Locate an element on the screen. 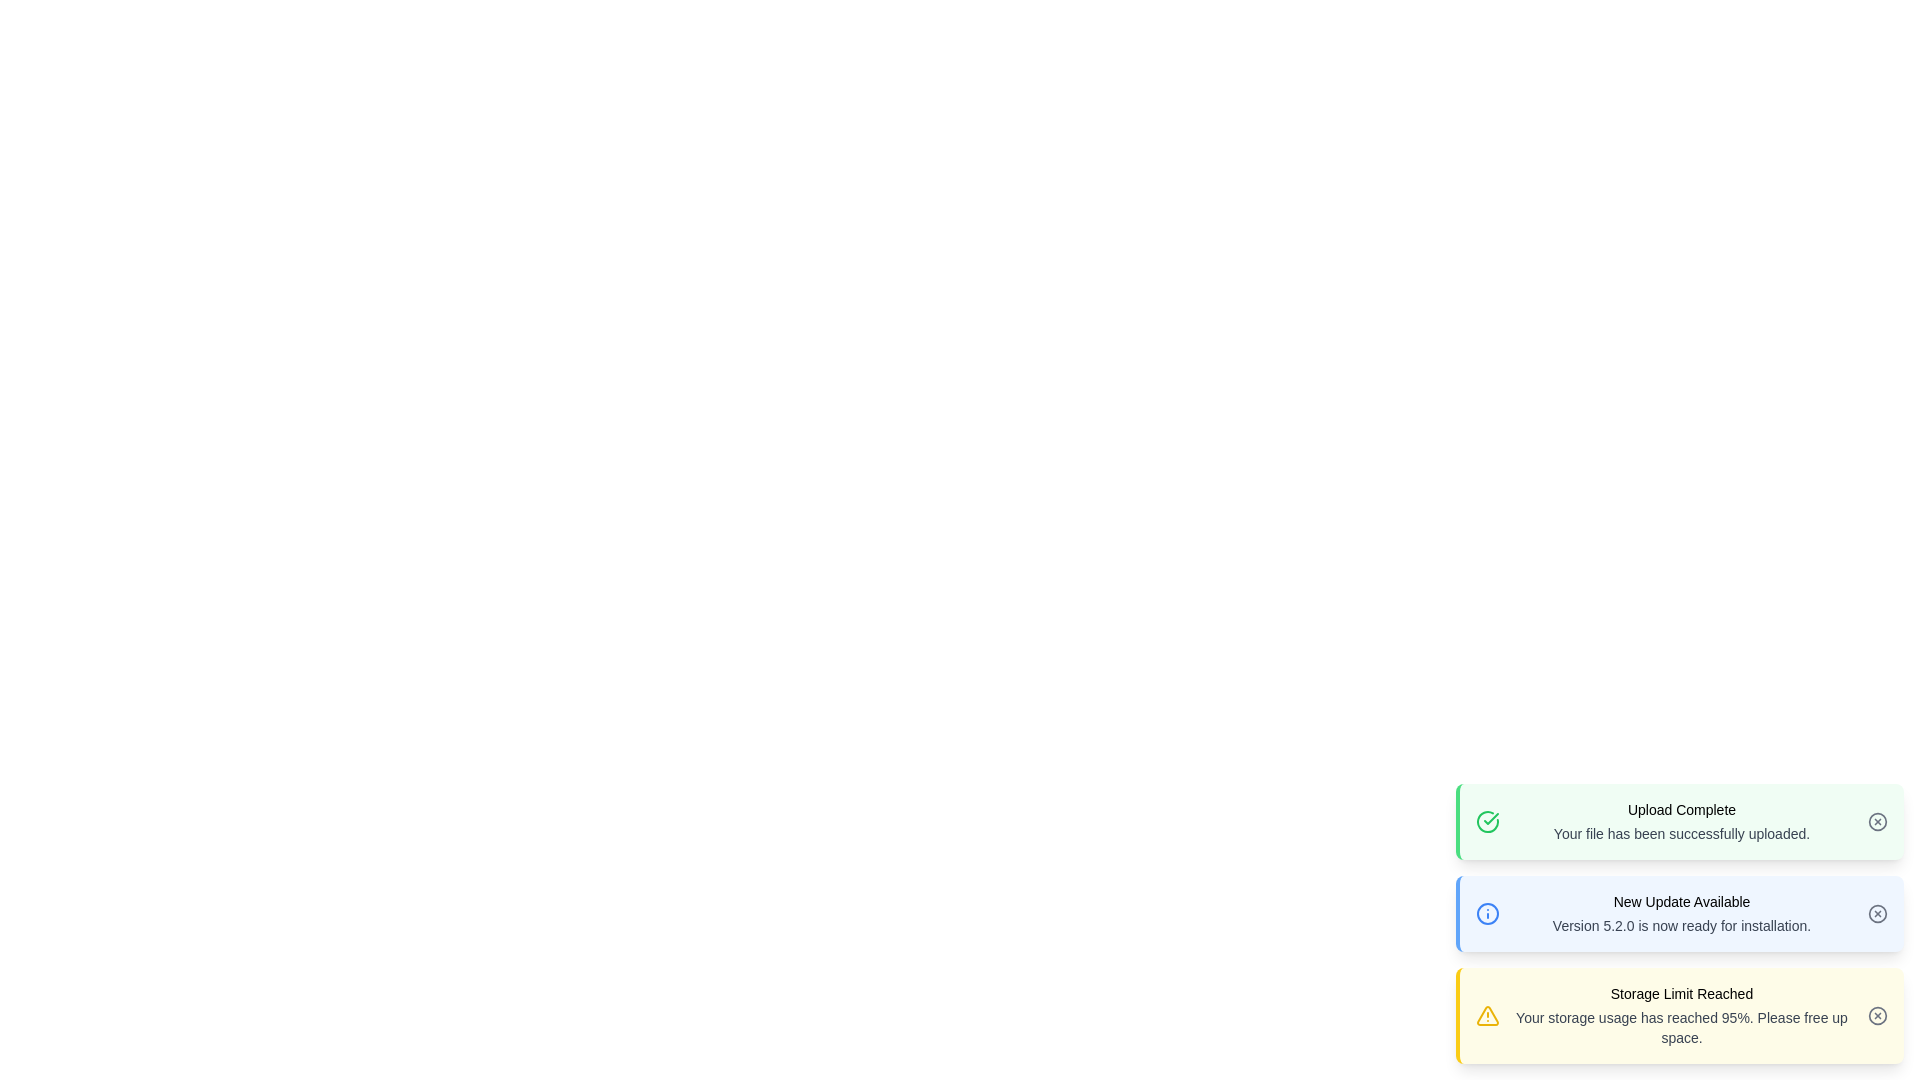 The height and width of the screenshot is (1080, 1920). the circular button with an 'X' mark inside, located at the top-right corner of the 'New Update Available' notification is located at coordinates (1876, 914).